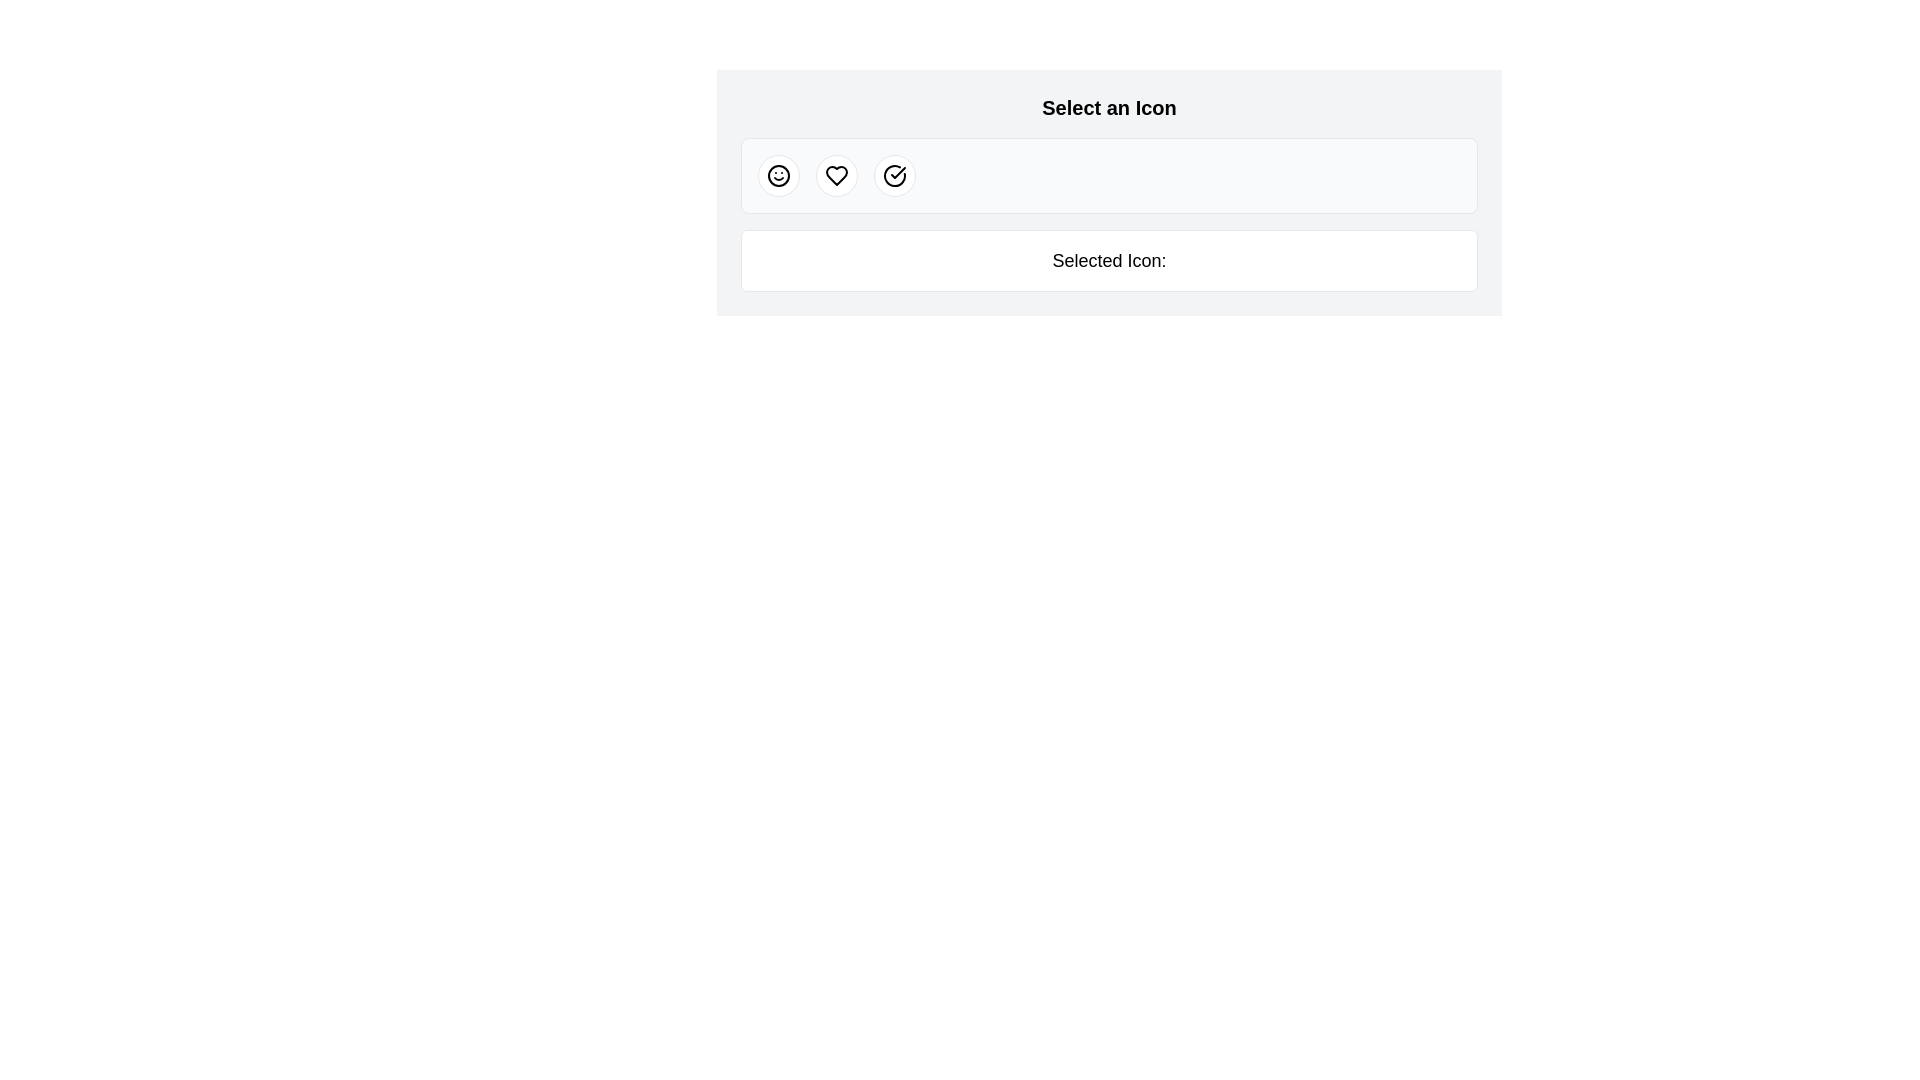 This screenshot has height=1080, width=1920. What do you see at coordinates (836, 175) in the screenshot?
I see `the heart icon outlined with black strokes, which is the second icon in a horizontal list of three icons` at bounding box center [836, 175].